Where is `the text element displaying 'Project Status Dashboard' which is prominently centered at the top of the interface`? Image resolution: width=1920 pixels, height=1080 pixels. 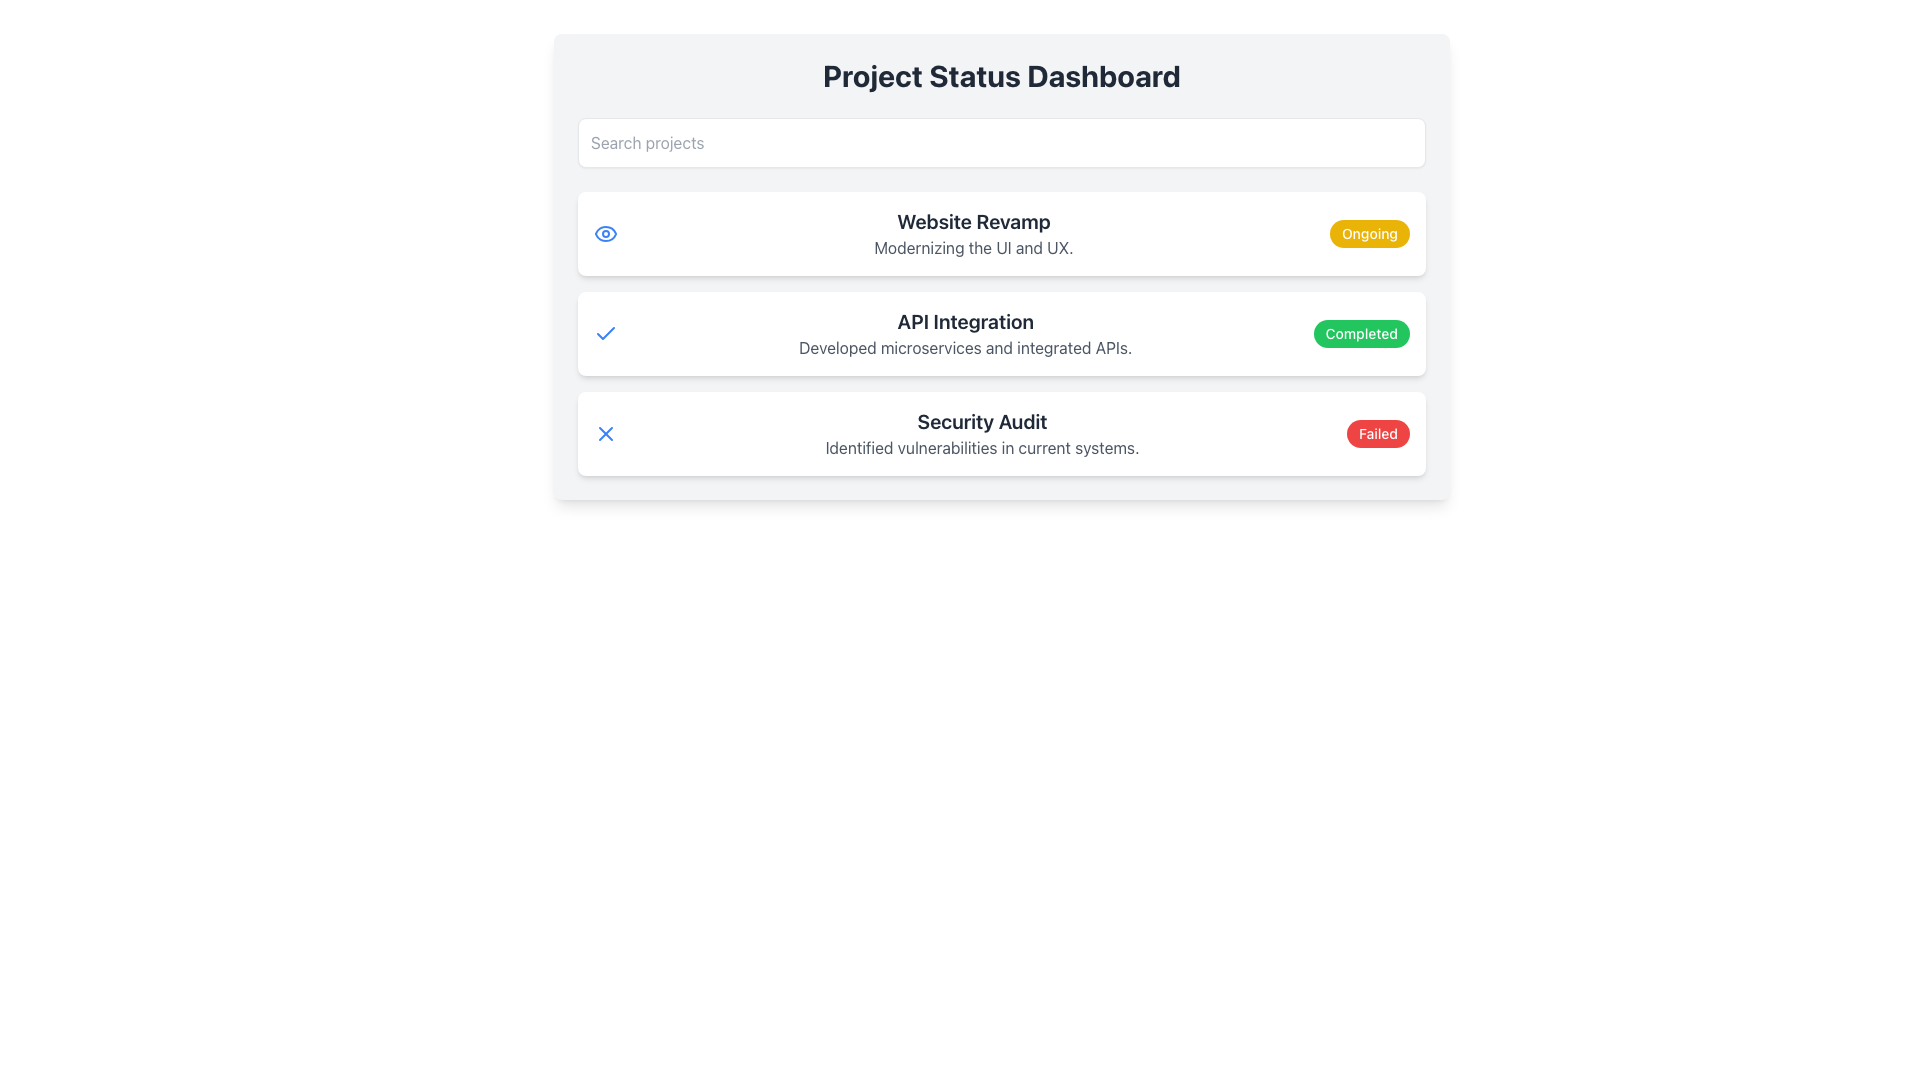 the text element displaying 'Project Status Dashboard' which is prominently centered at the top of the interface is located at coordinates (1002, 75).